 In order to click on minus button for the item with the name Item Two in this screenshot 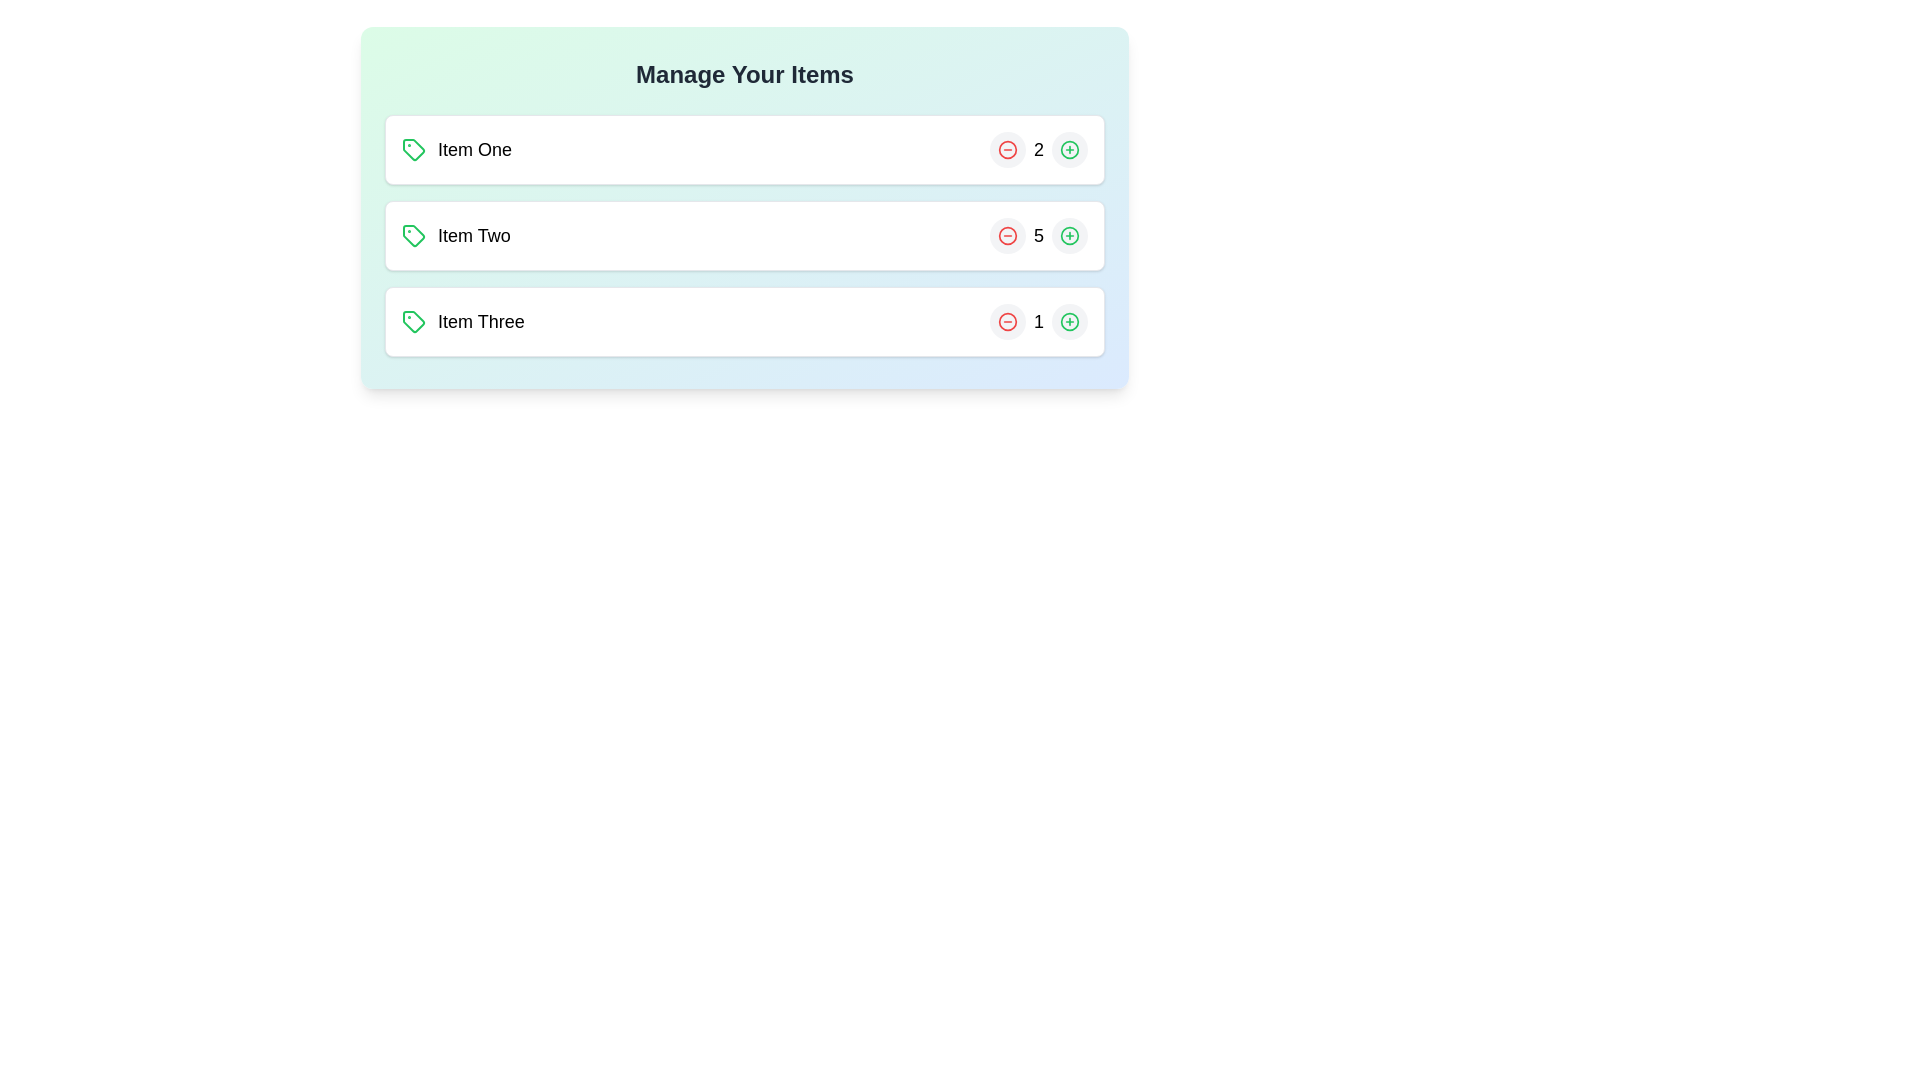, I will do `click(1008, 234)`.